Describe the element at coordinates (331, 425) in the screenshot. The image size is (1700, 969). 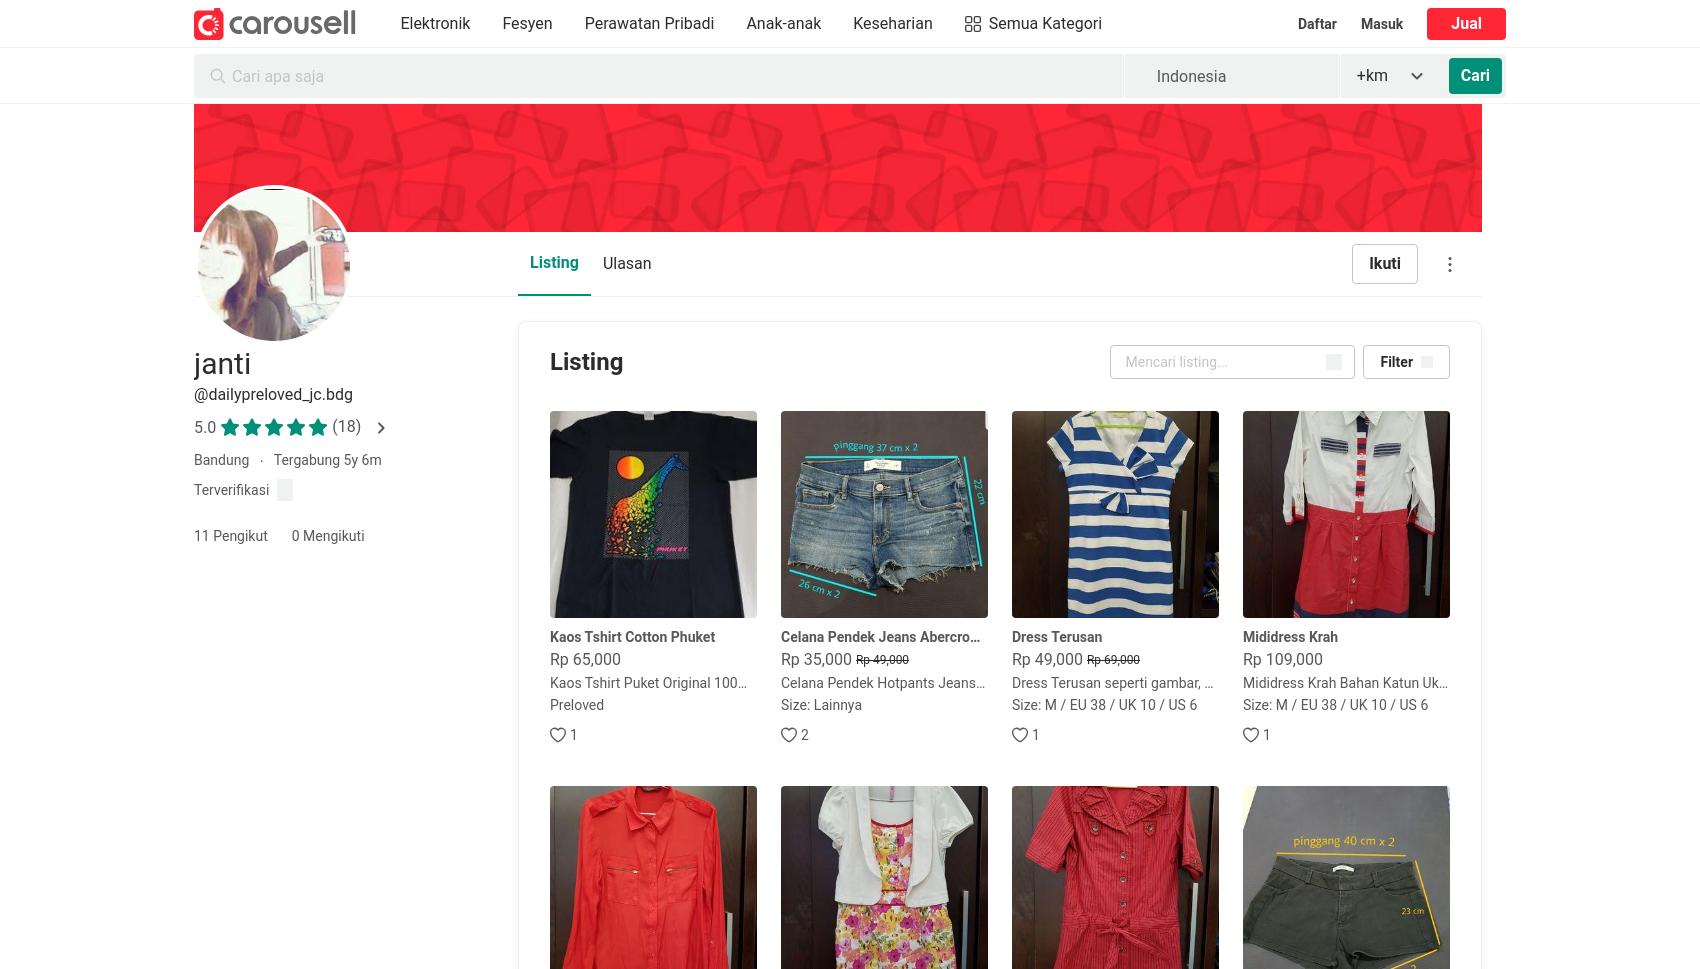
I see `'(18)'` at that location.